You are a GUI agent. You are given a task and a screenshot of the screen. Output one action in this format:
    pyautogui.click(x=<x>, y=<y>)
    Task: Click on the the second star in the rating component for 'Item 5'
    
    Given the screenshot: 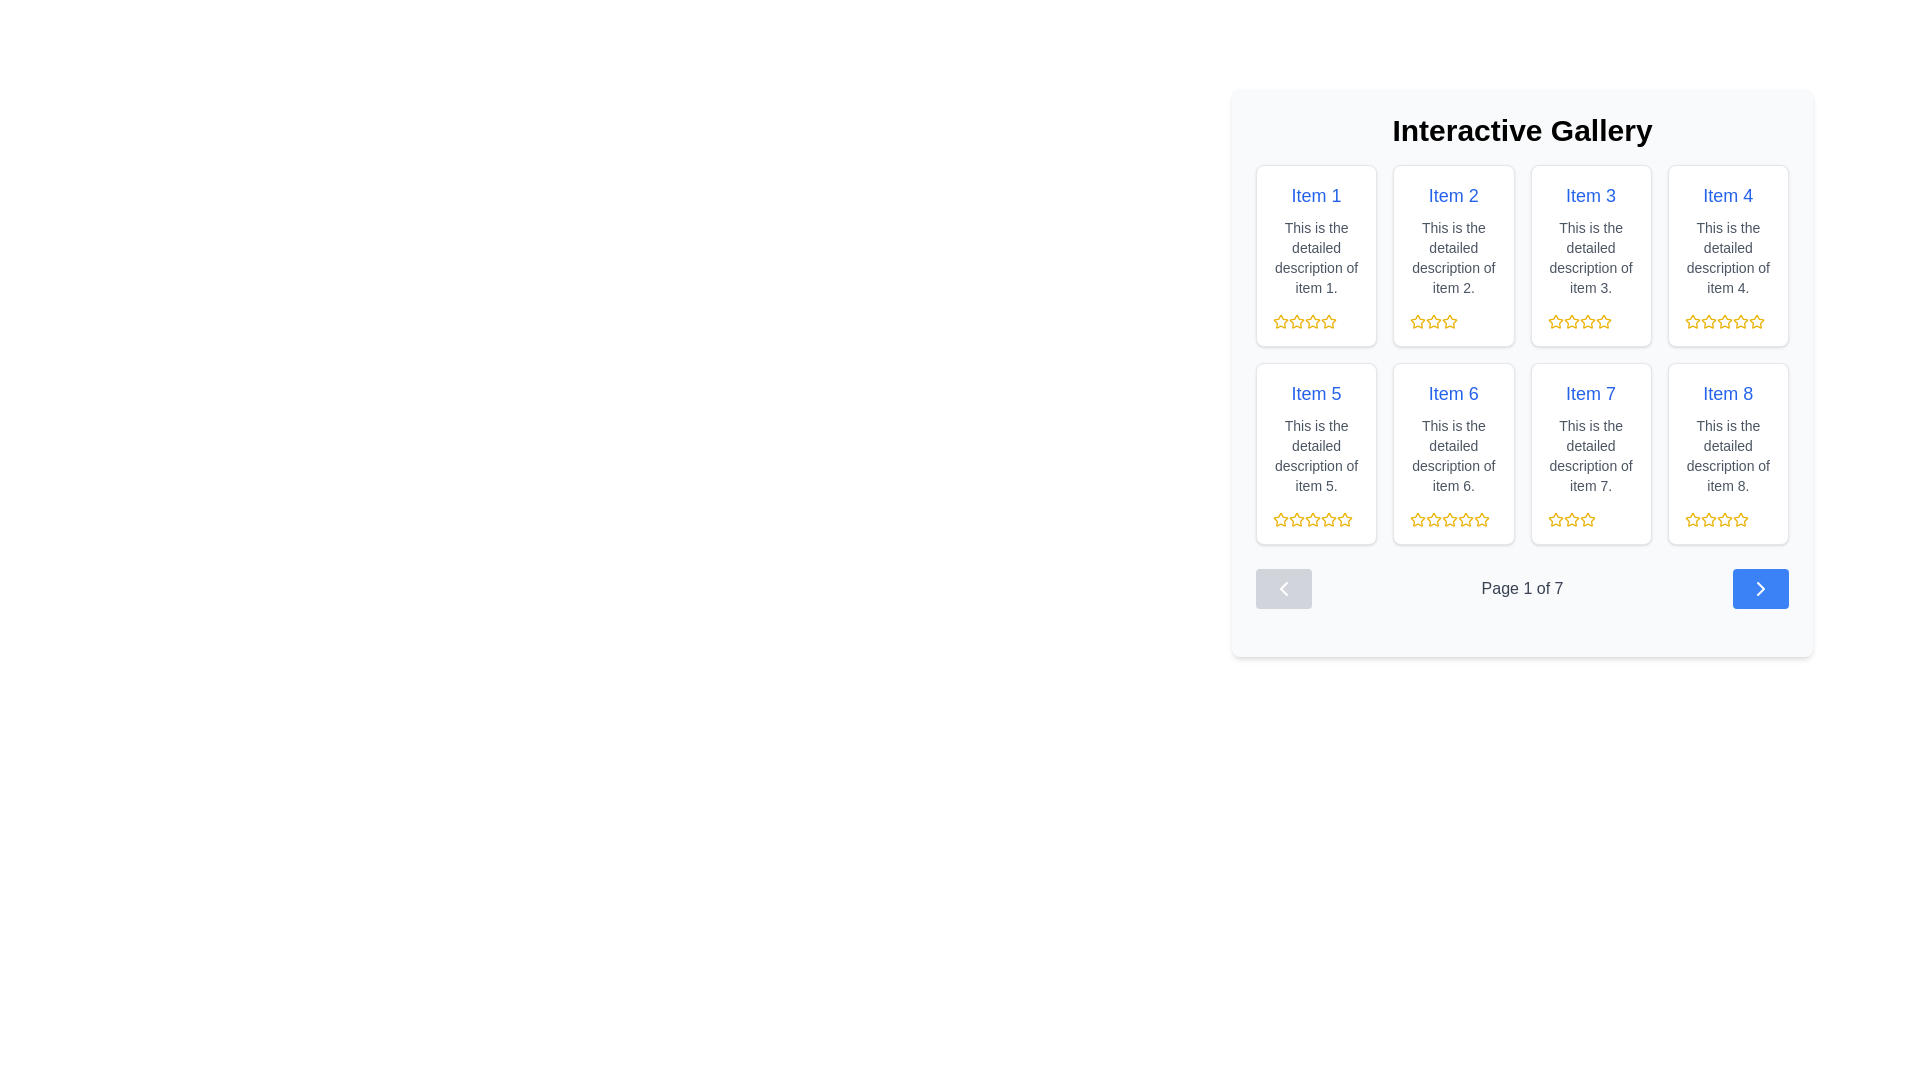 What is the action you would take?
    pyautogui.click(x=1329, y=518)
    